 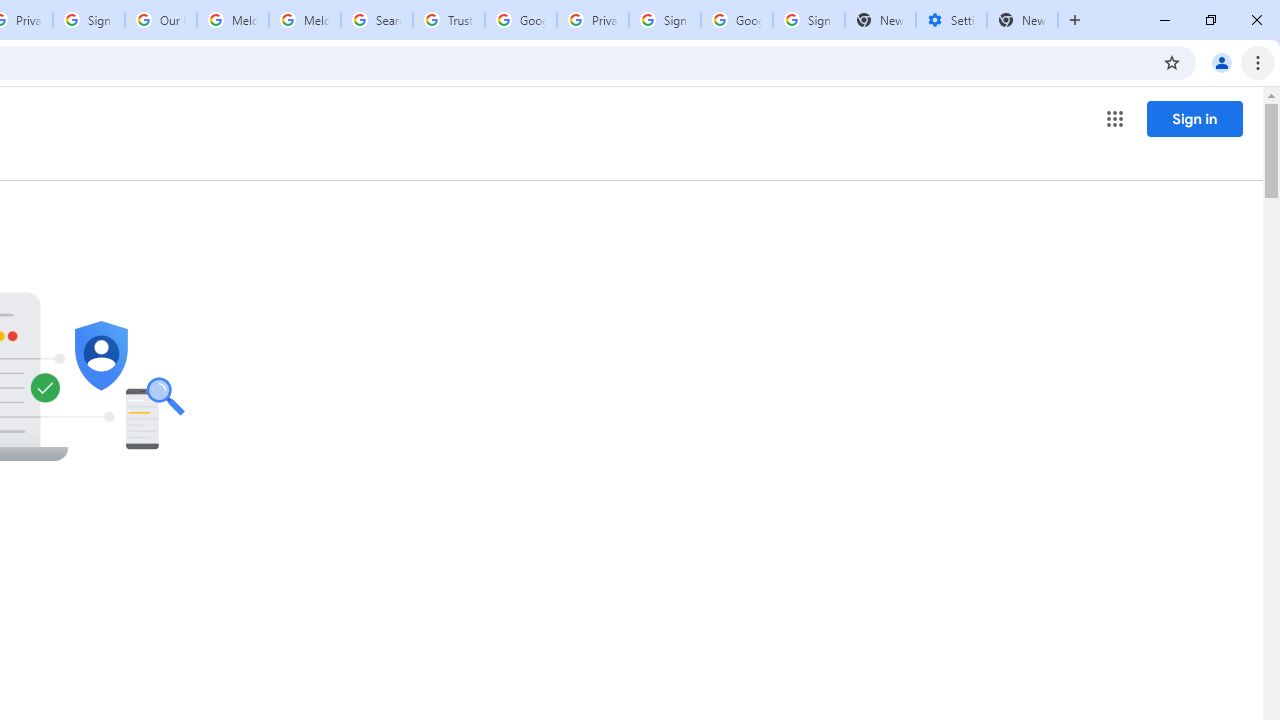 What do you see at coordinates (376, 20) in the screenshot?
I see `'Search our Doodle Library Collection - Google Doodles'` at bounding box center [376, 20].